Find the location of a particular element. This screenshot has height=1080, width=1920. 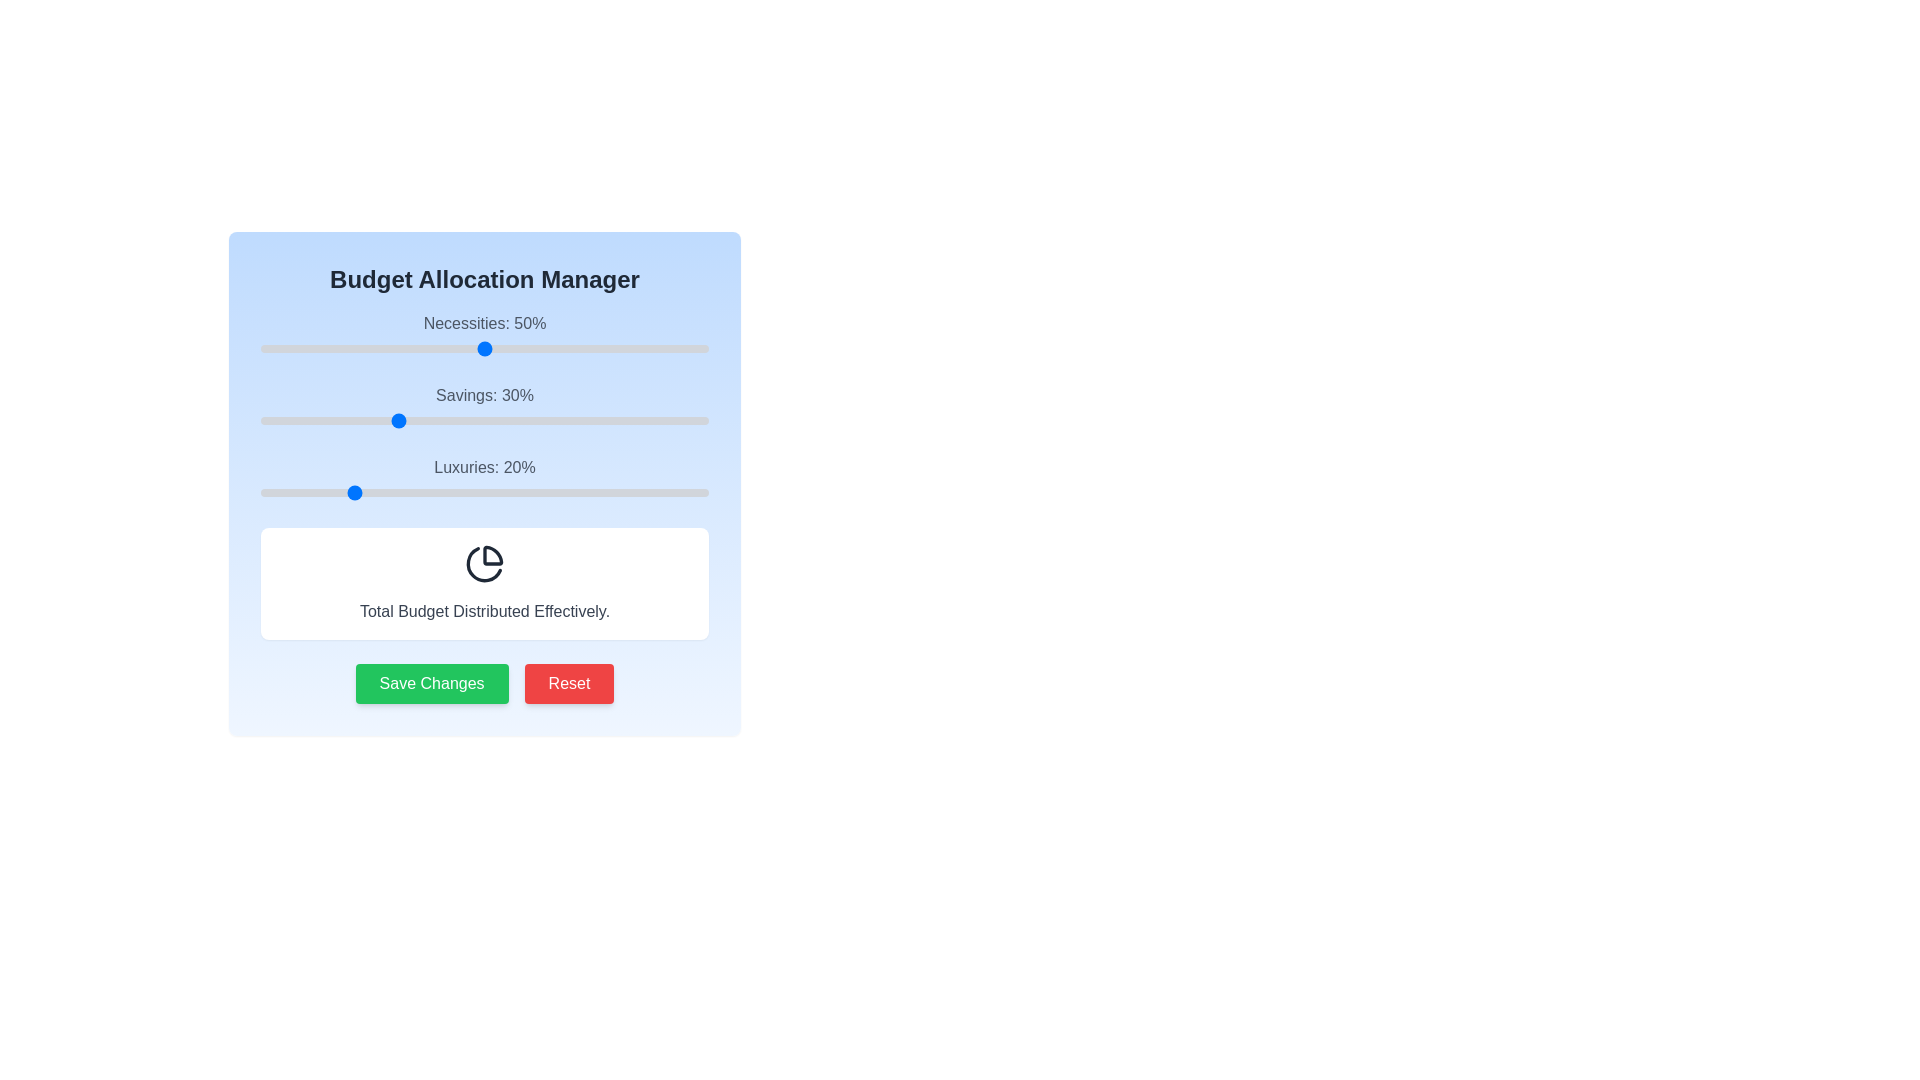

savings percentage is located at coordinates (300, 419).